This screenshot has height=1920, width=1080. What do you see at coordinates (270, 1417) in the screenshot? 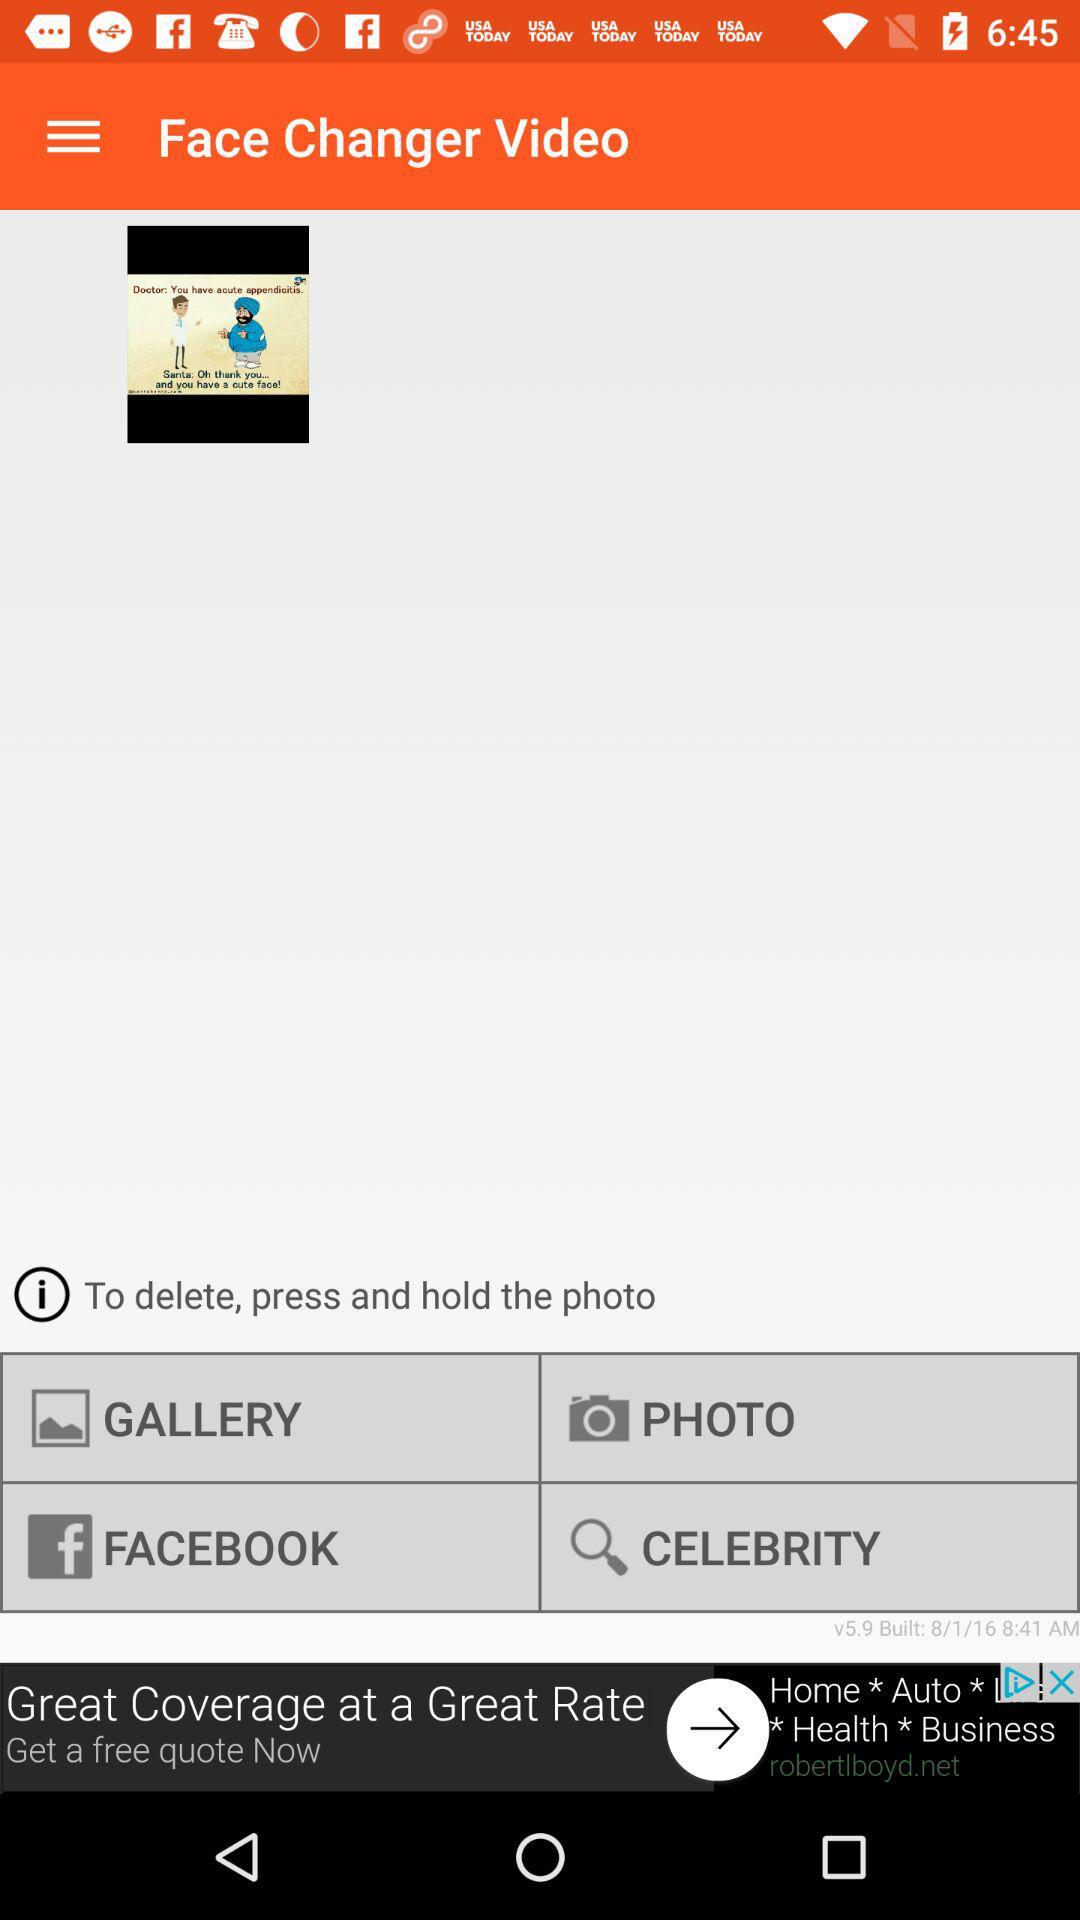
I see `the item next to the photo icon` at bounding box center [270, 1417].